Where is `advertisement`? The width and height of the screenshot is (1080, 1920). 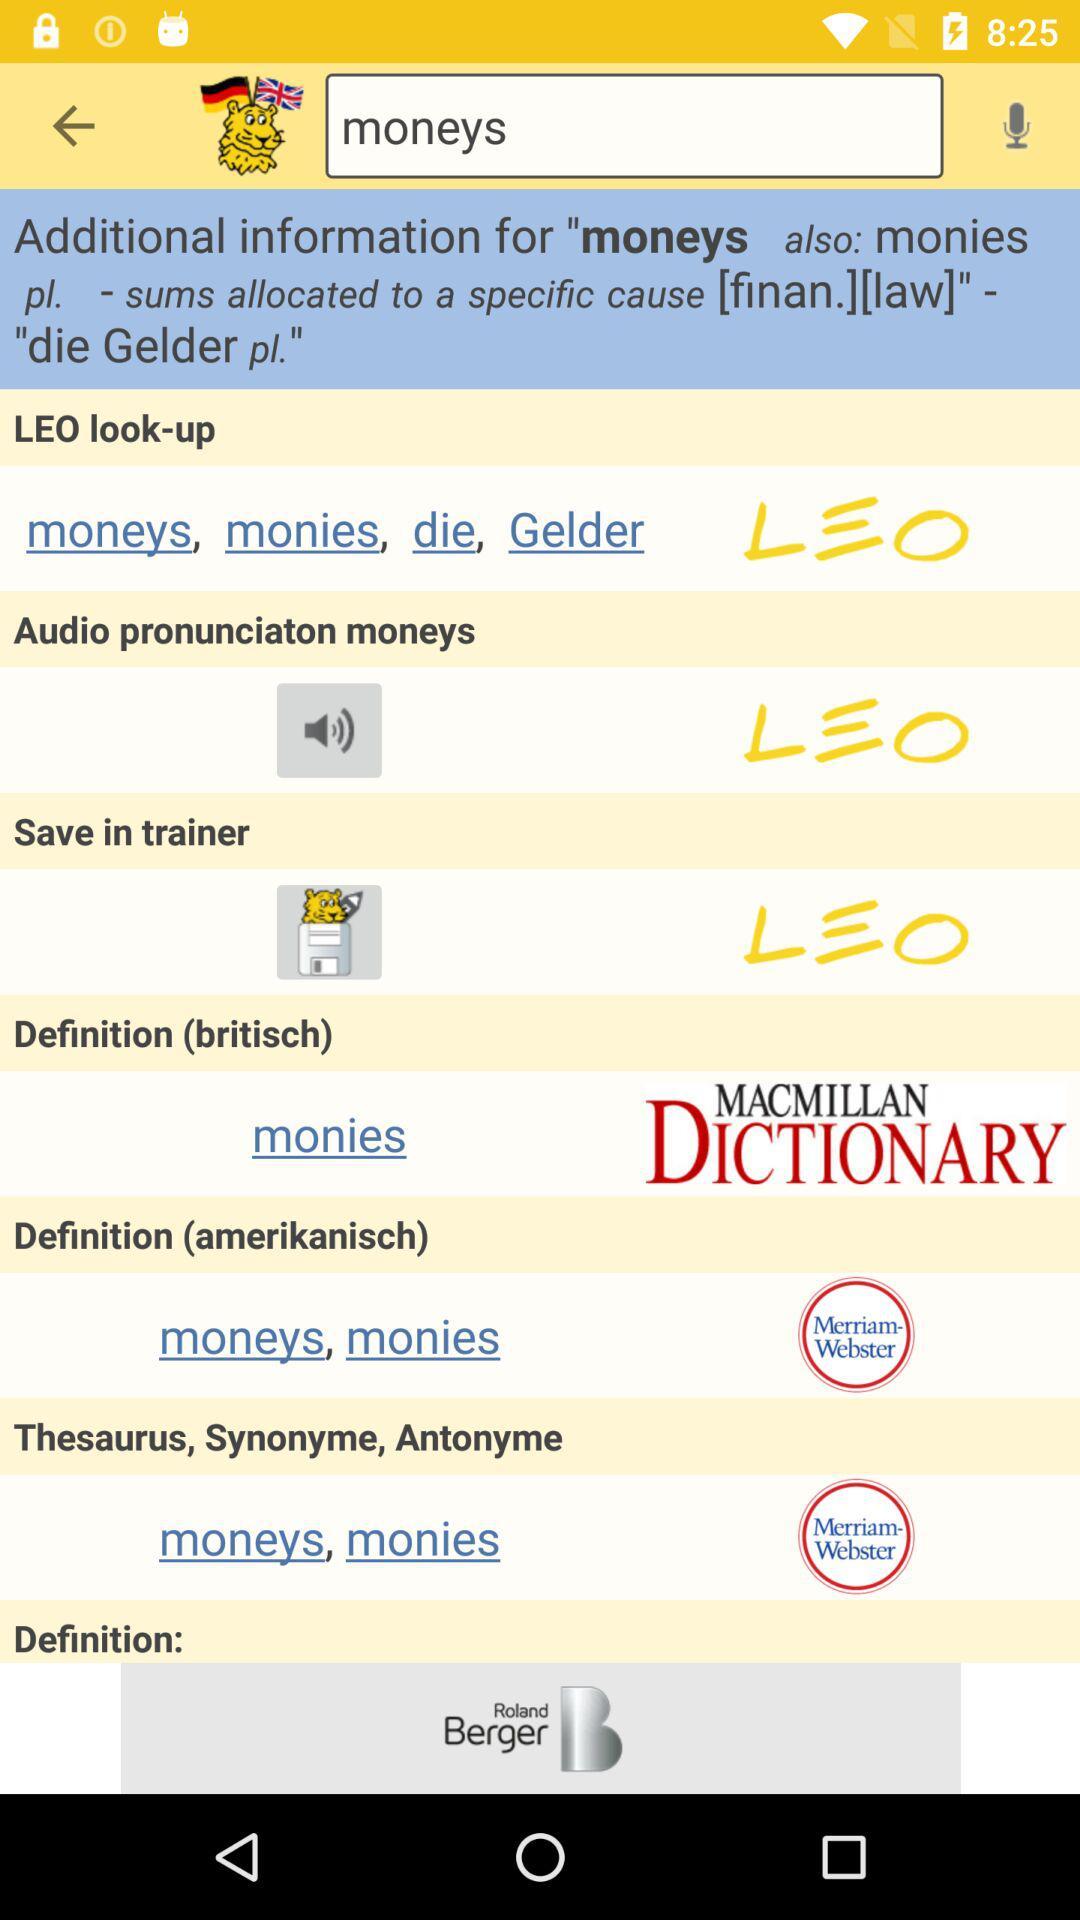 advertisement is located at coordinates (540, 1727).